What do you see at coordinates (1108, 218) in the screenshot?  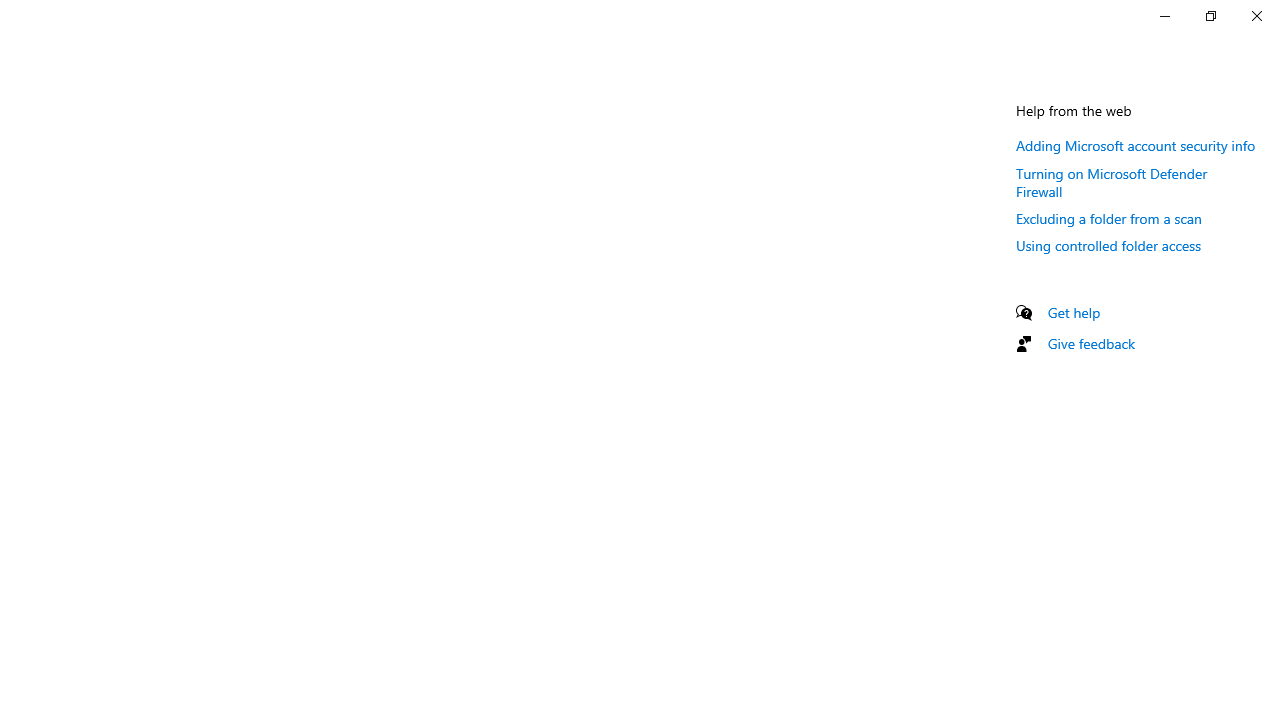 I see `'Excluding a folder from a scan'` at bounding box center [1108, 218].